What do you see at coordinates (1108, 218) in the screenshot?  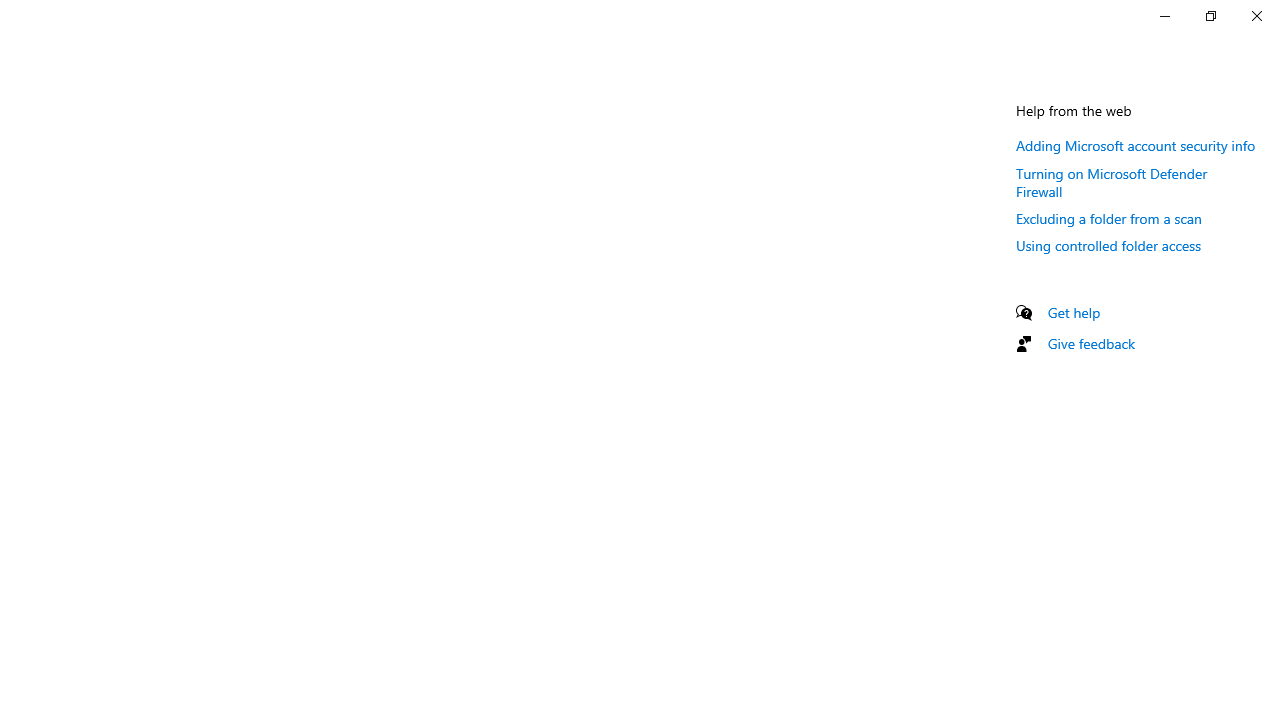 I see `'Excluding a folder from a scan'` at bounding box center [1108, 218].